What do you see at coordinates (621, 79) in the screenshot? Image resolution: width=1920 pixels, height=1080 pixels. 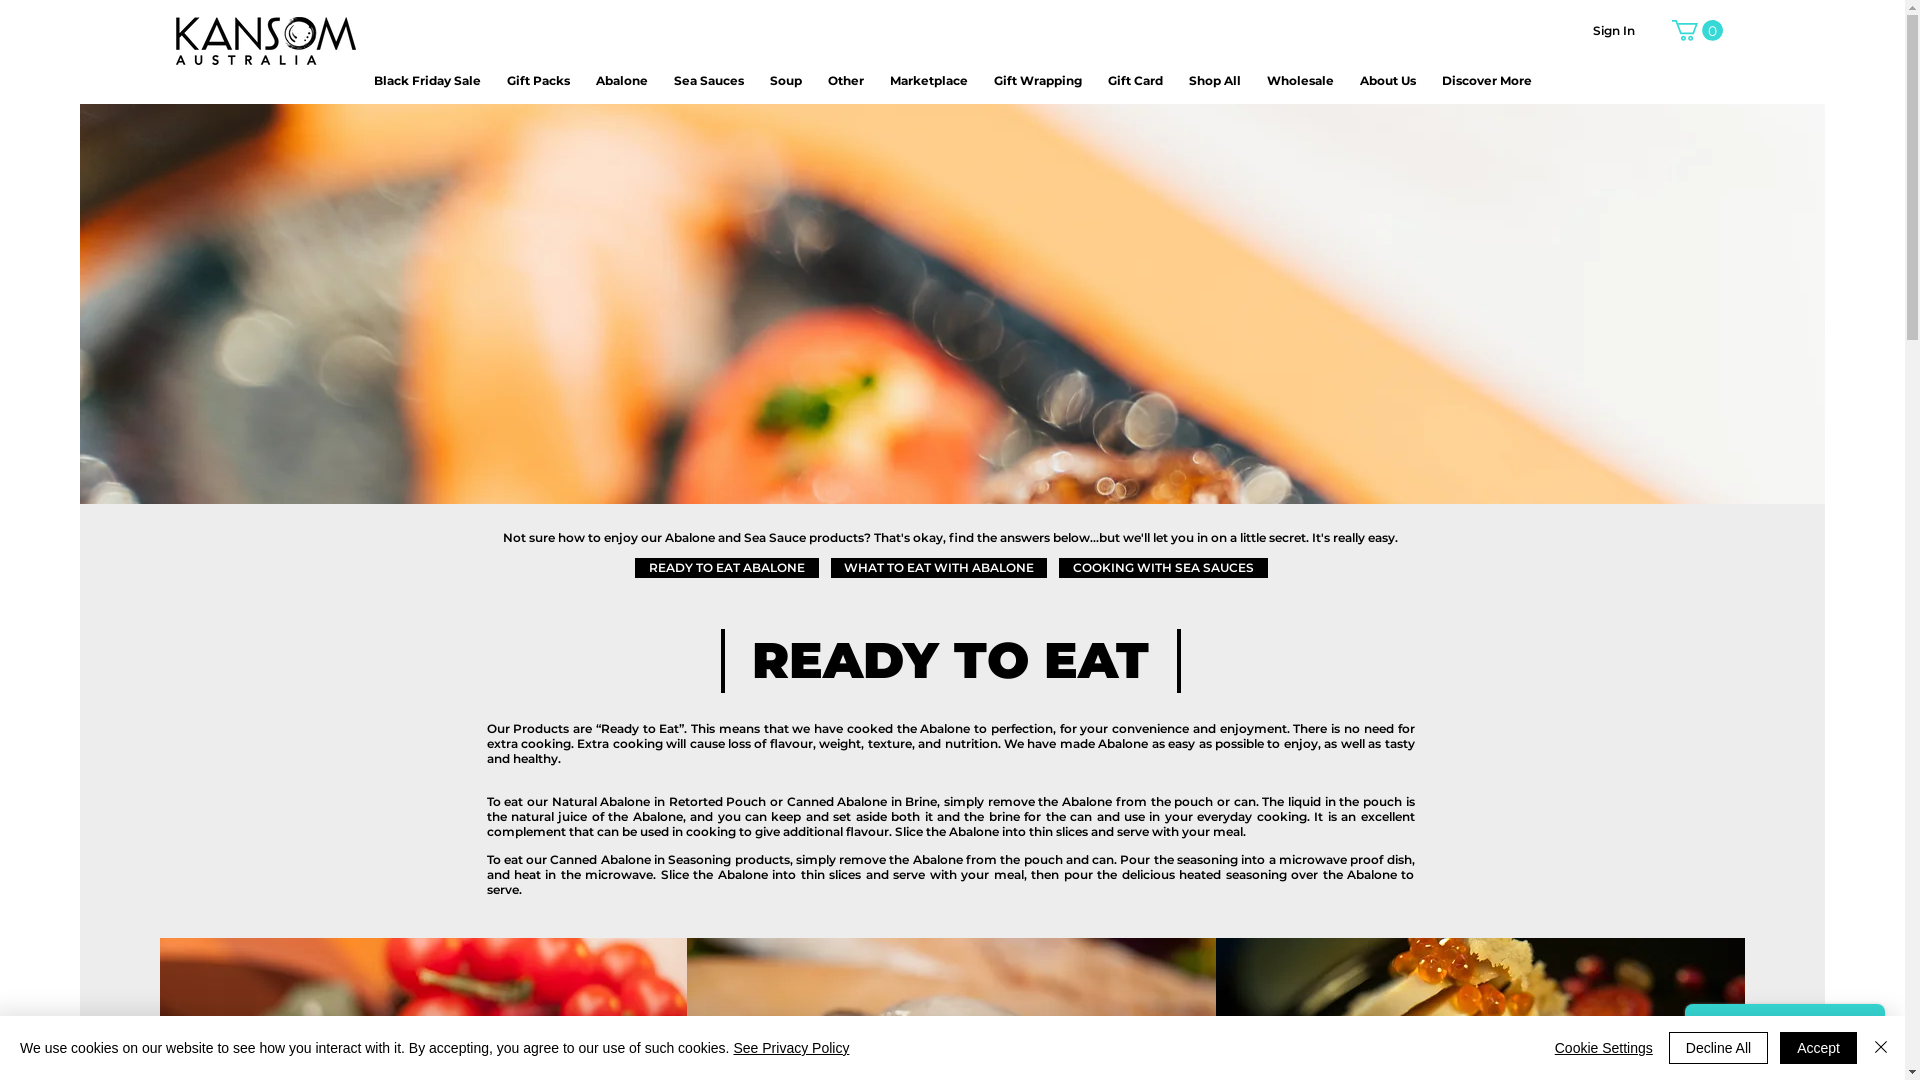 I see `'Abalone'` at bounding box center [621, 79].